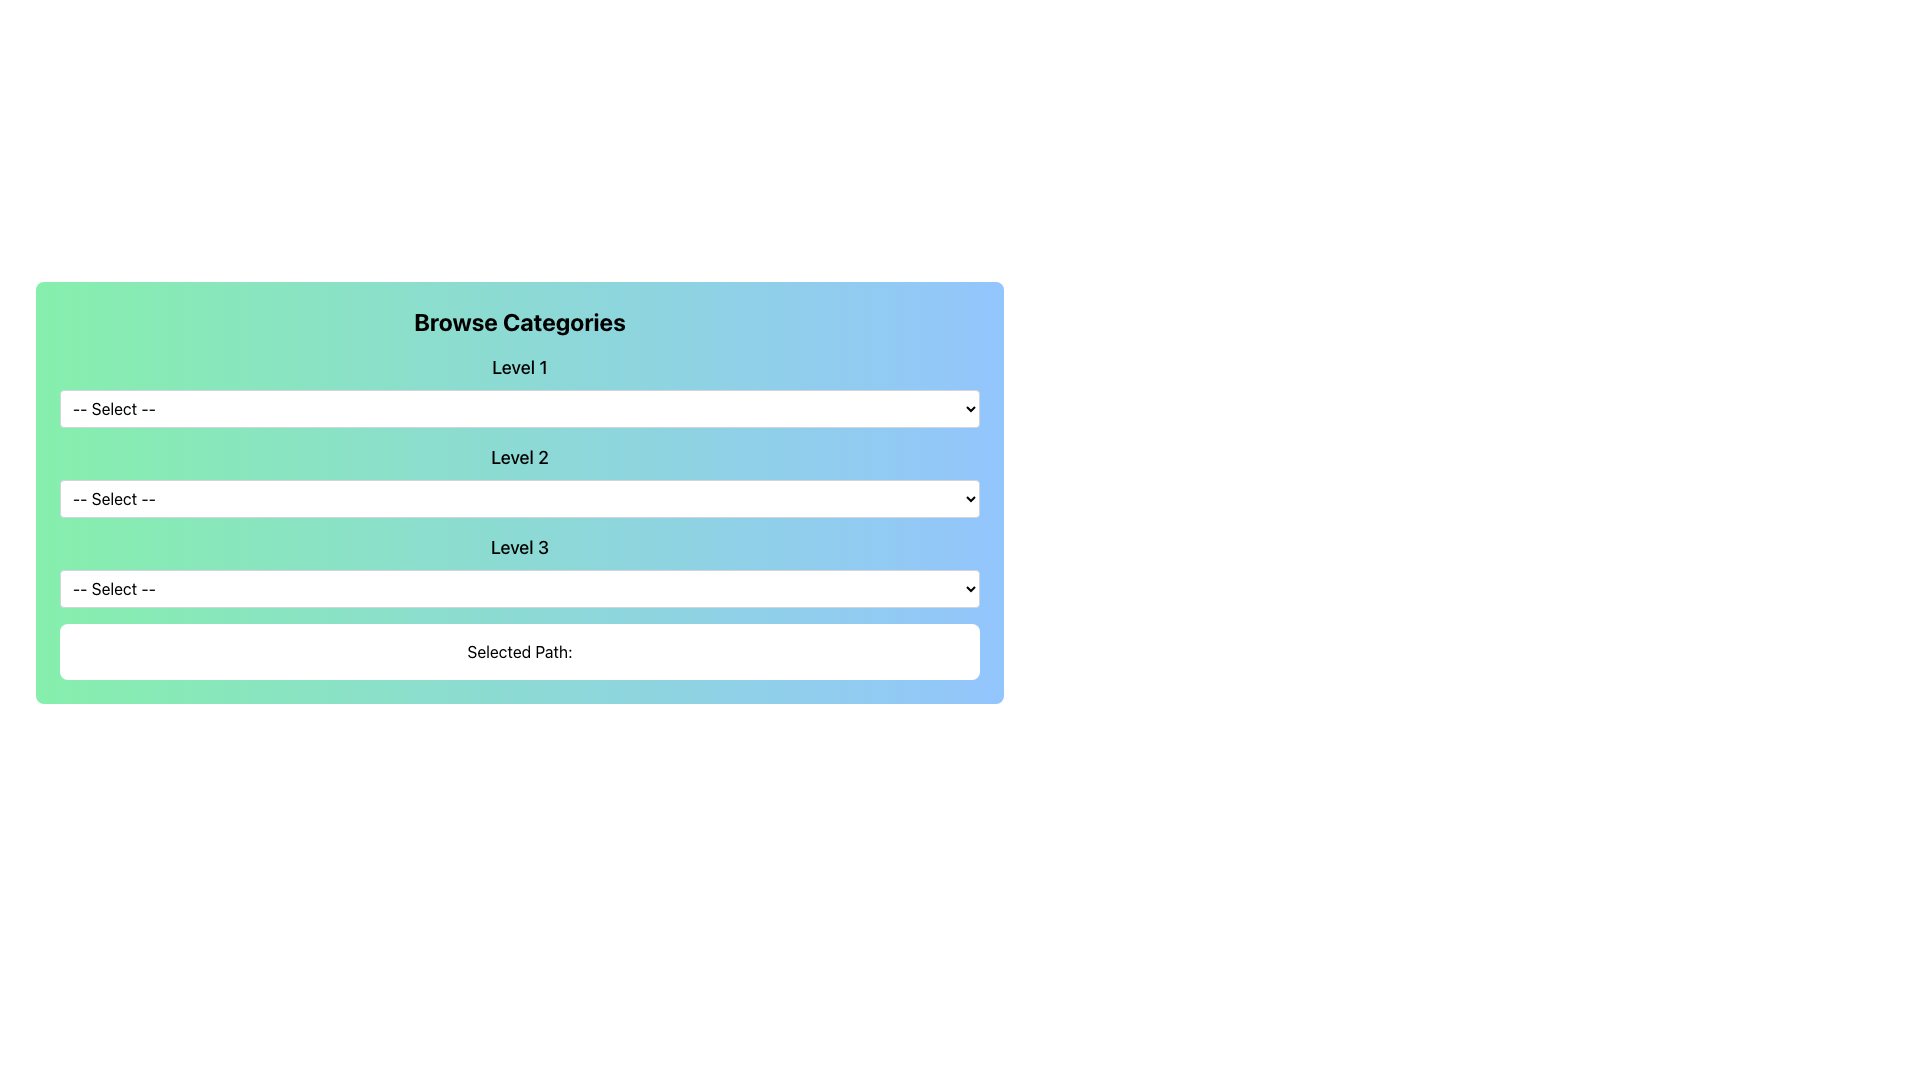 This screenshot has width=1920, height=1080. What do you see at coordinates (519, 367) in the screenshot?
I see `the static text label indicating the category level of the dropdown menu, located under 'Browse Categories'` at bounding box center [519, 367].